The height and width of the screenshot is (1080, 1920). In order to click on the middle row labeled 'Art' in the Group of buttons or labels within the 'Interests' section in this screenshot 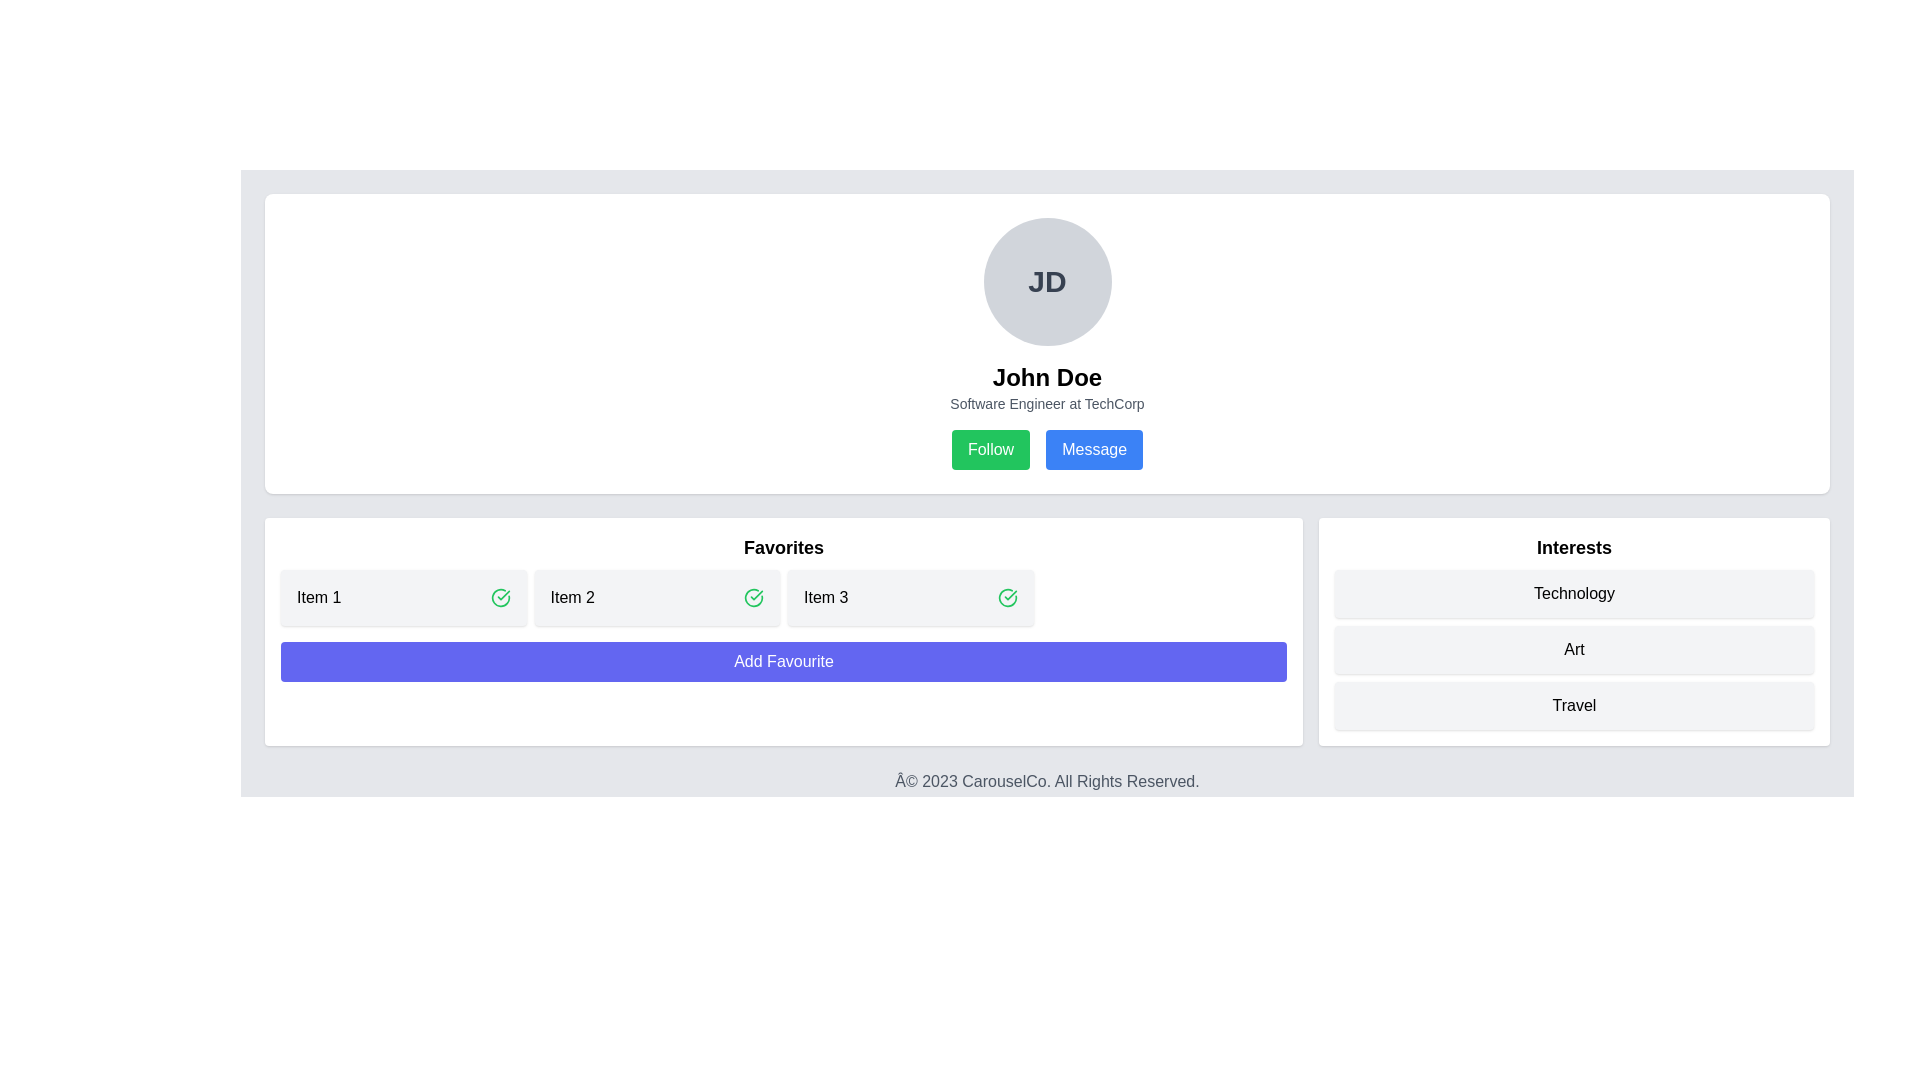, I will do `click(1573, 650)`.